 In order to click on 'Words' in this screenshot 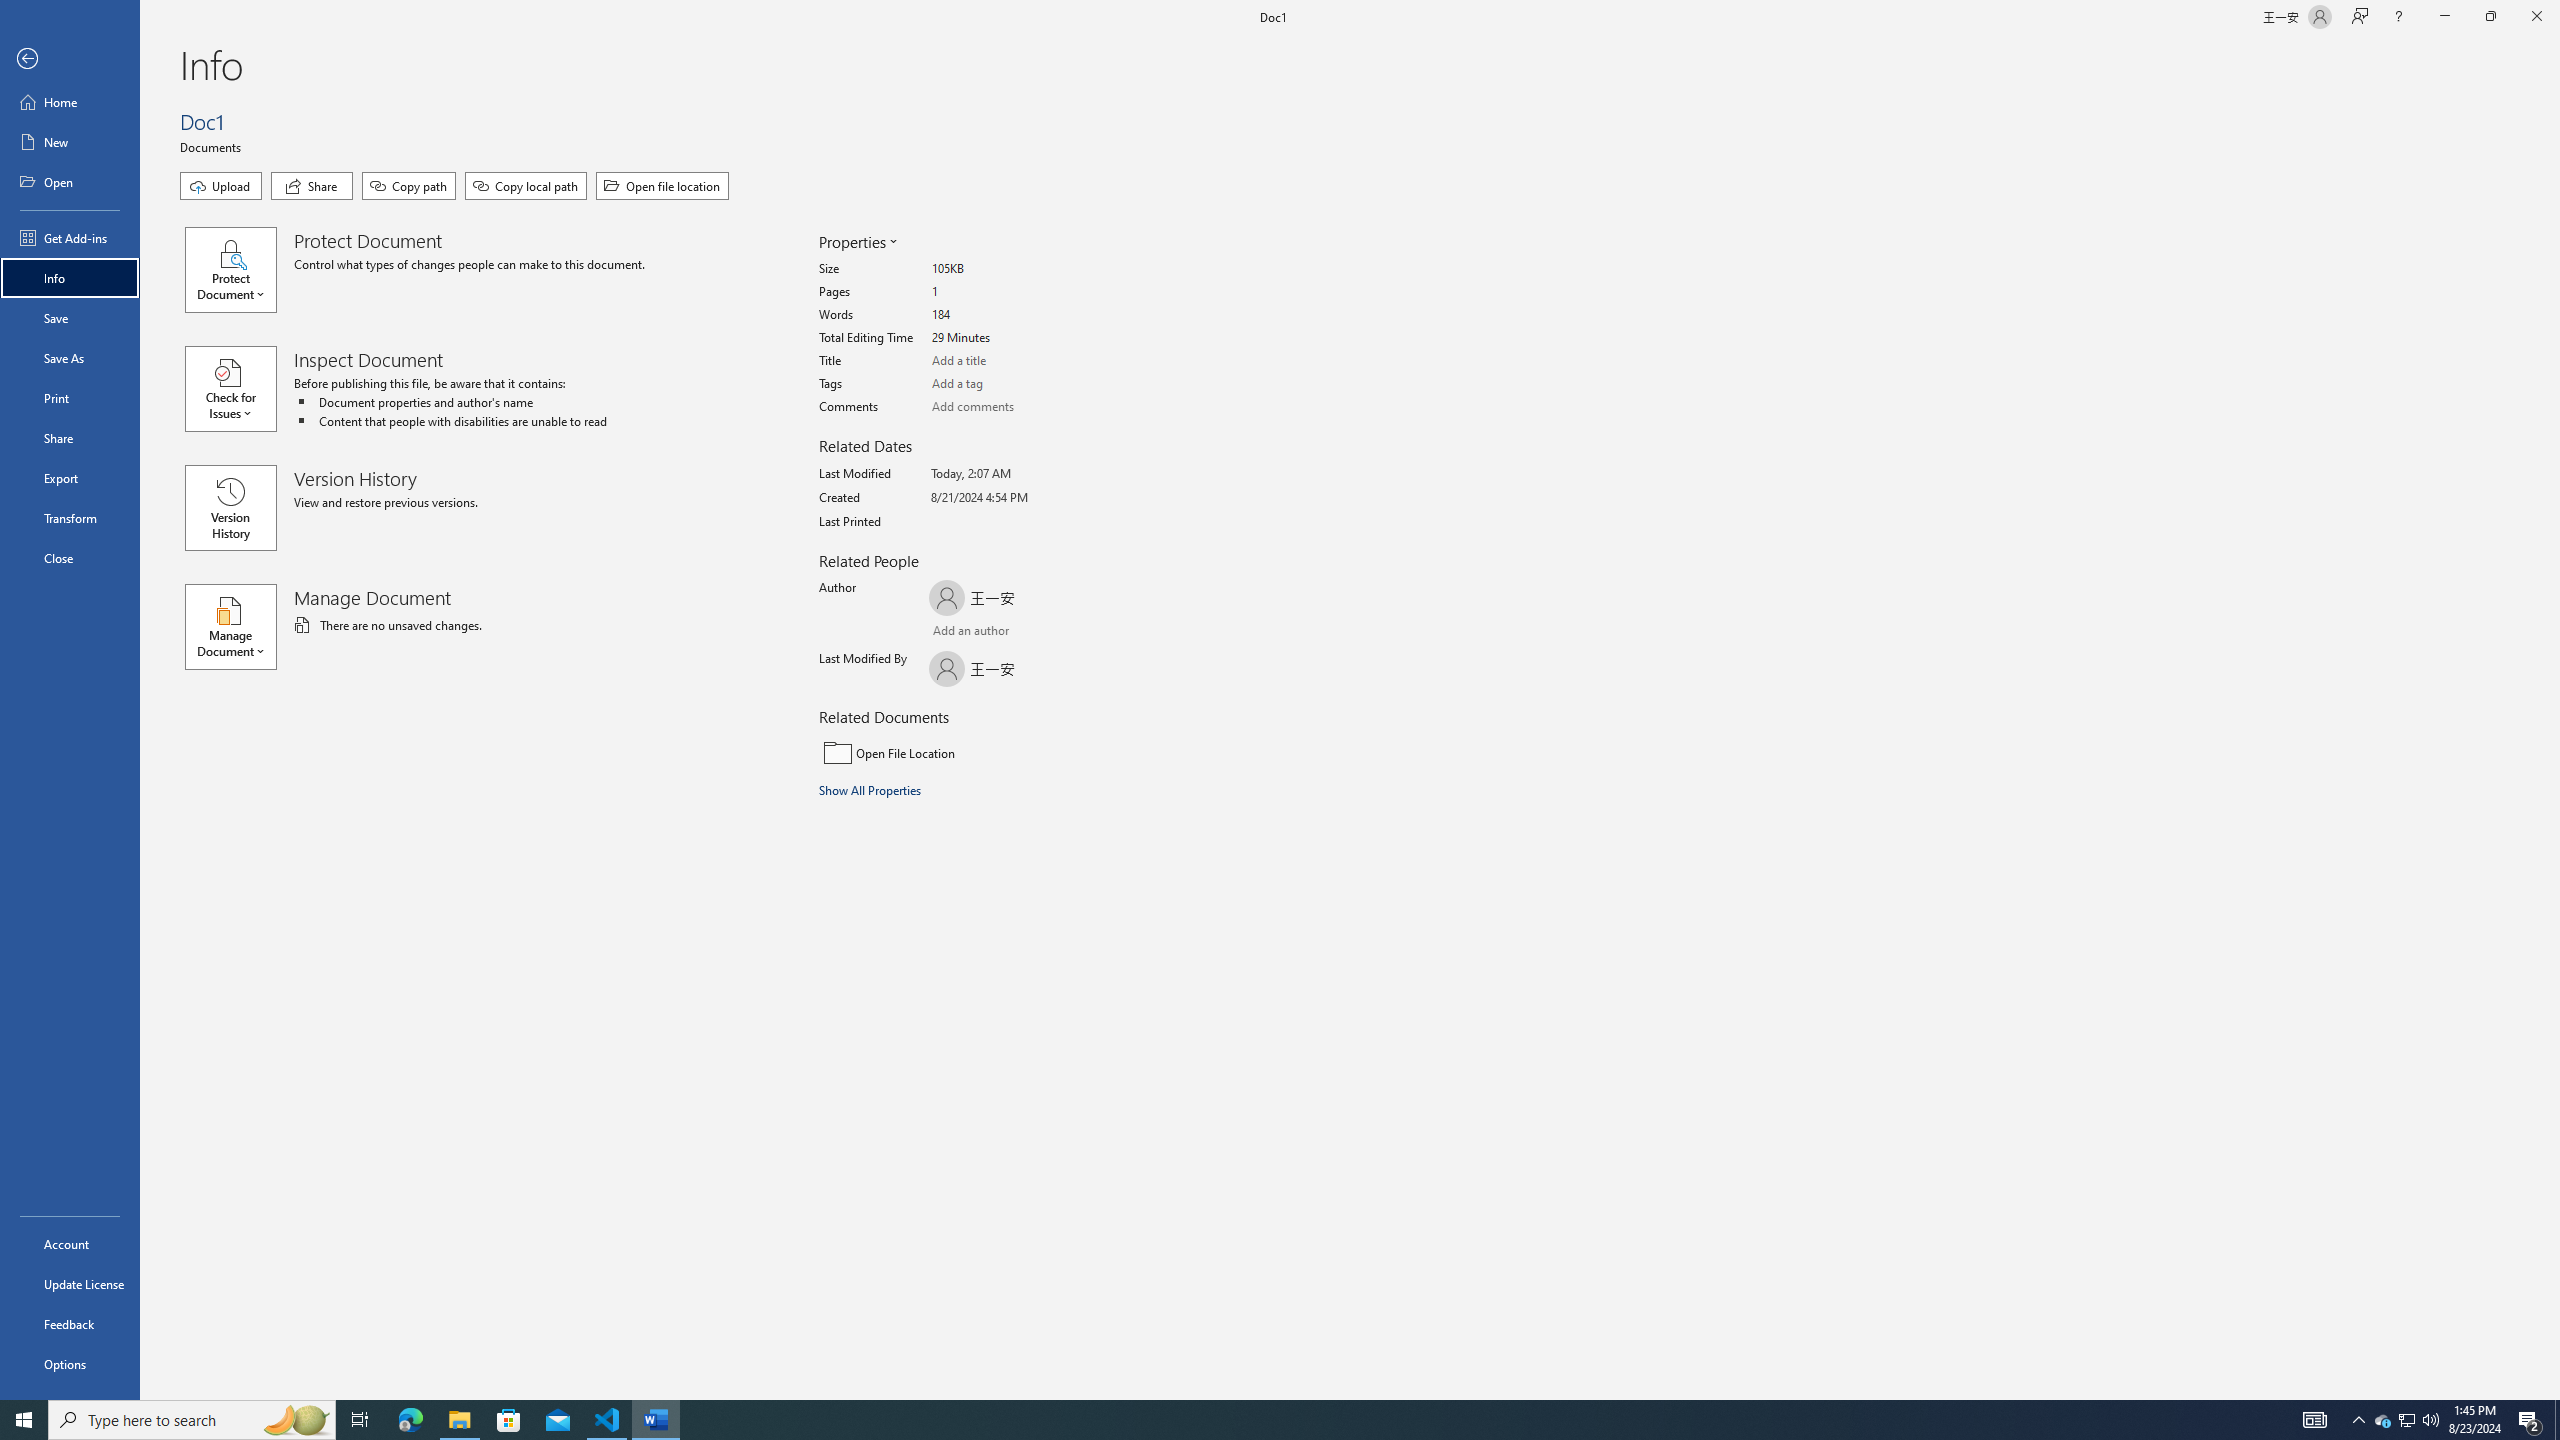, I will do `click(1006, 314)`.